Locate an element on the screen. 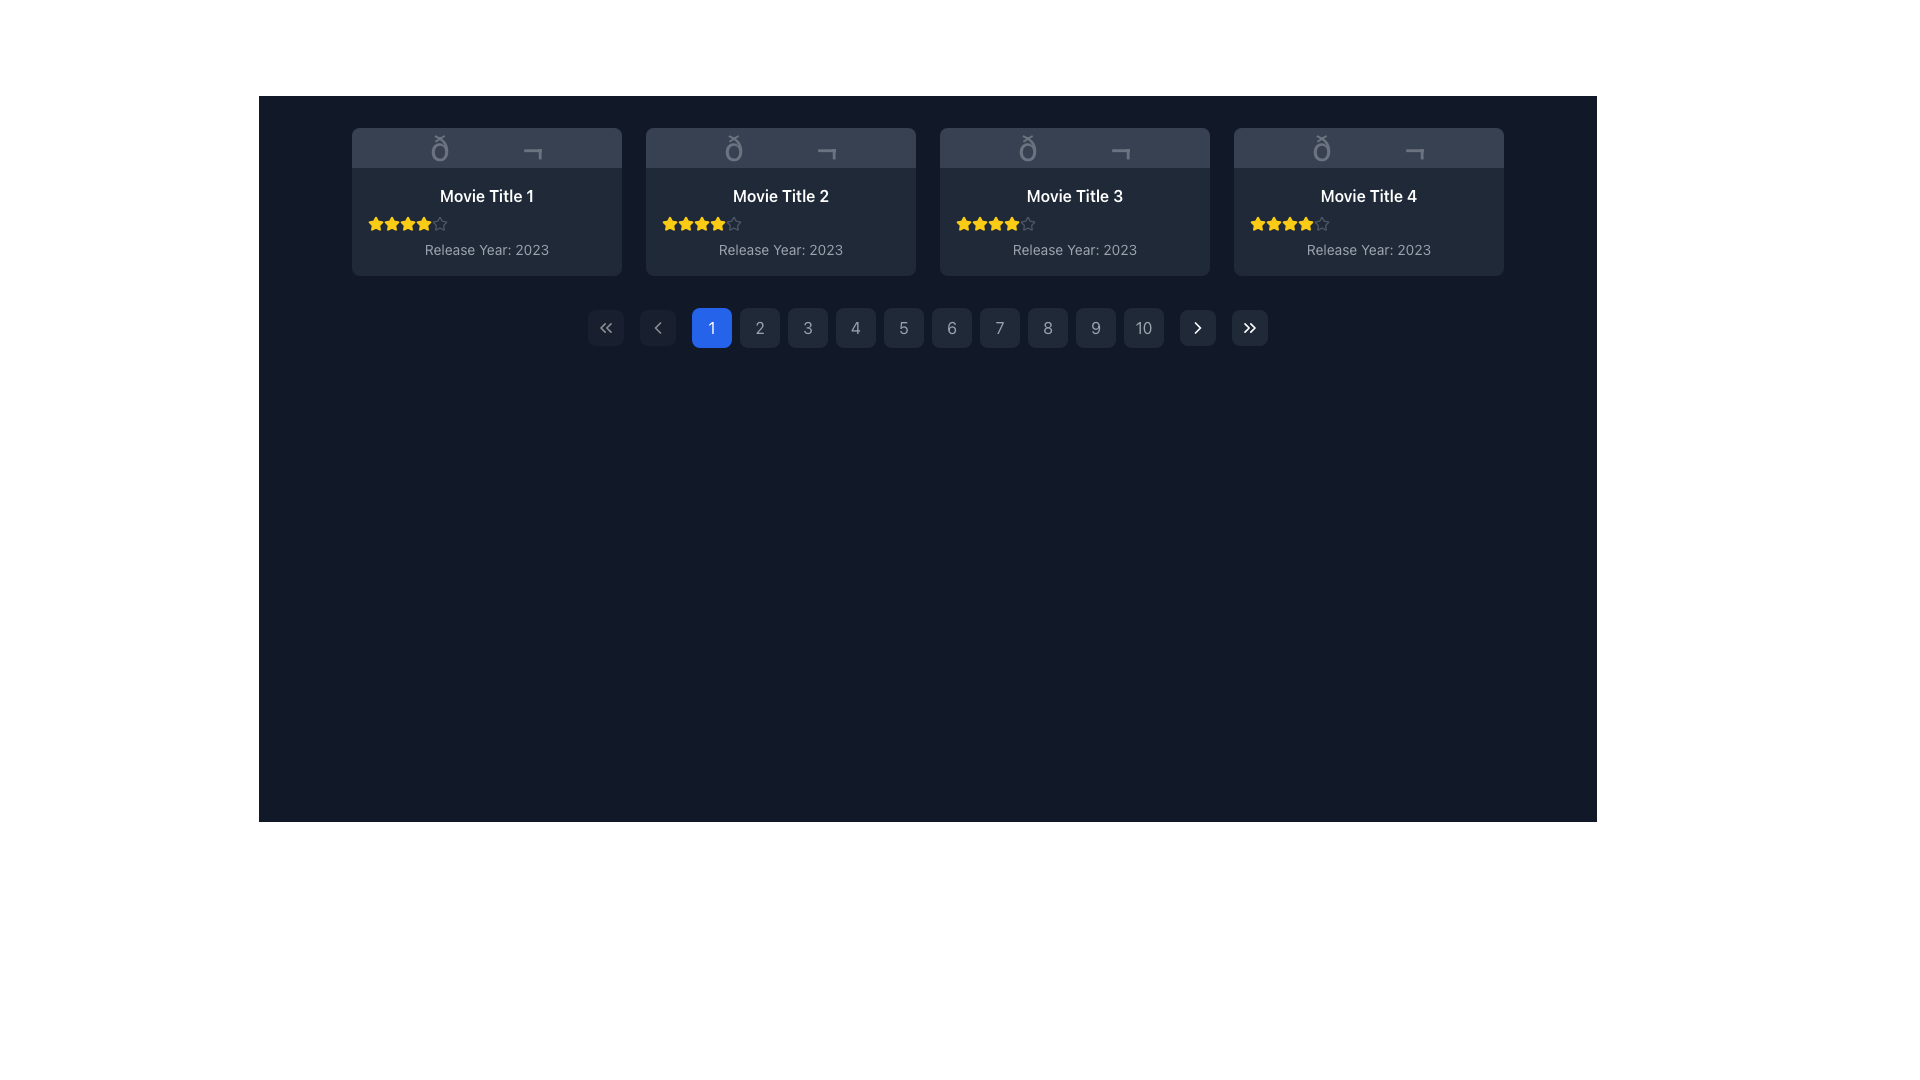 Image resolution: width=1920 pixels, height=1080 pixels. the sixth star icon indicating the rating level of the first movie card in the grid is located at coordinates (422, 223).